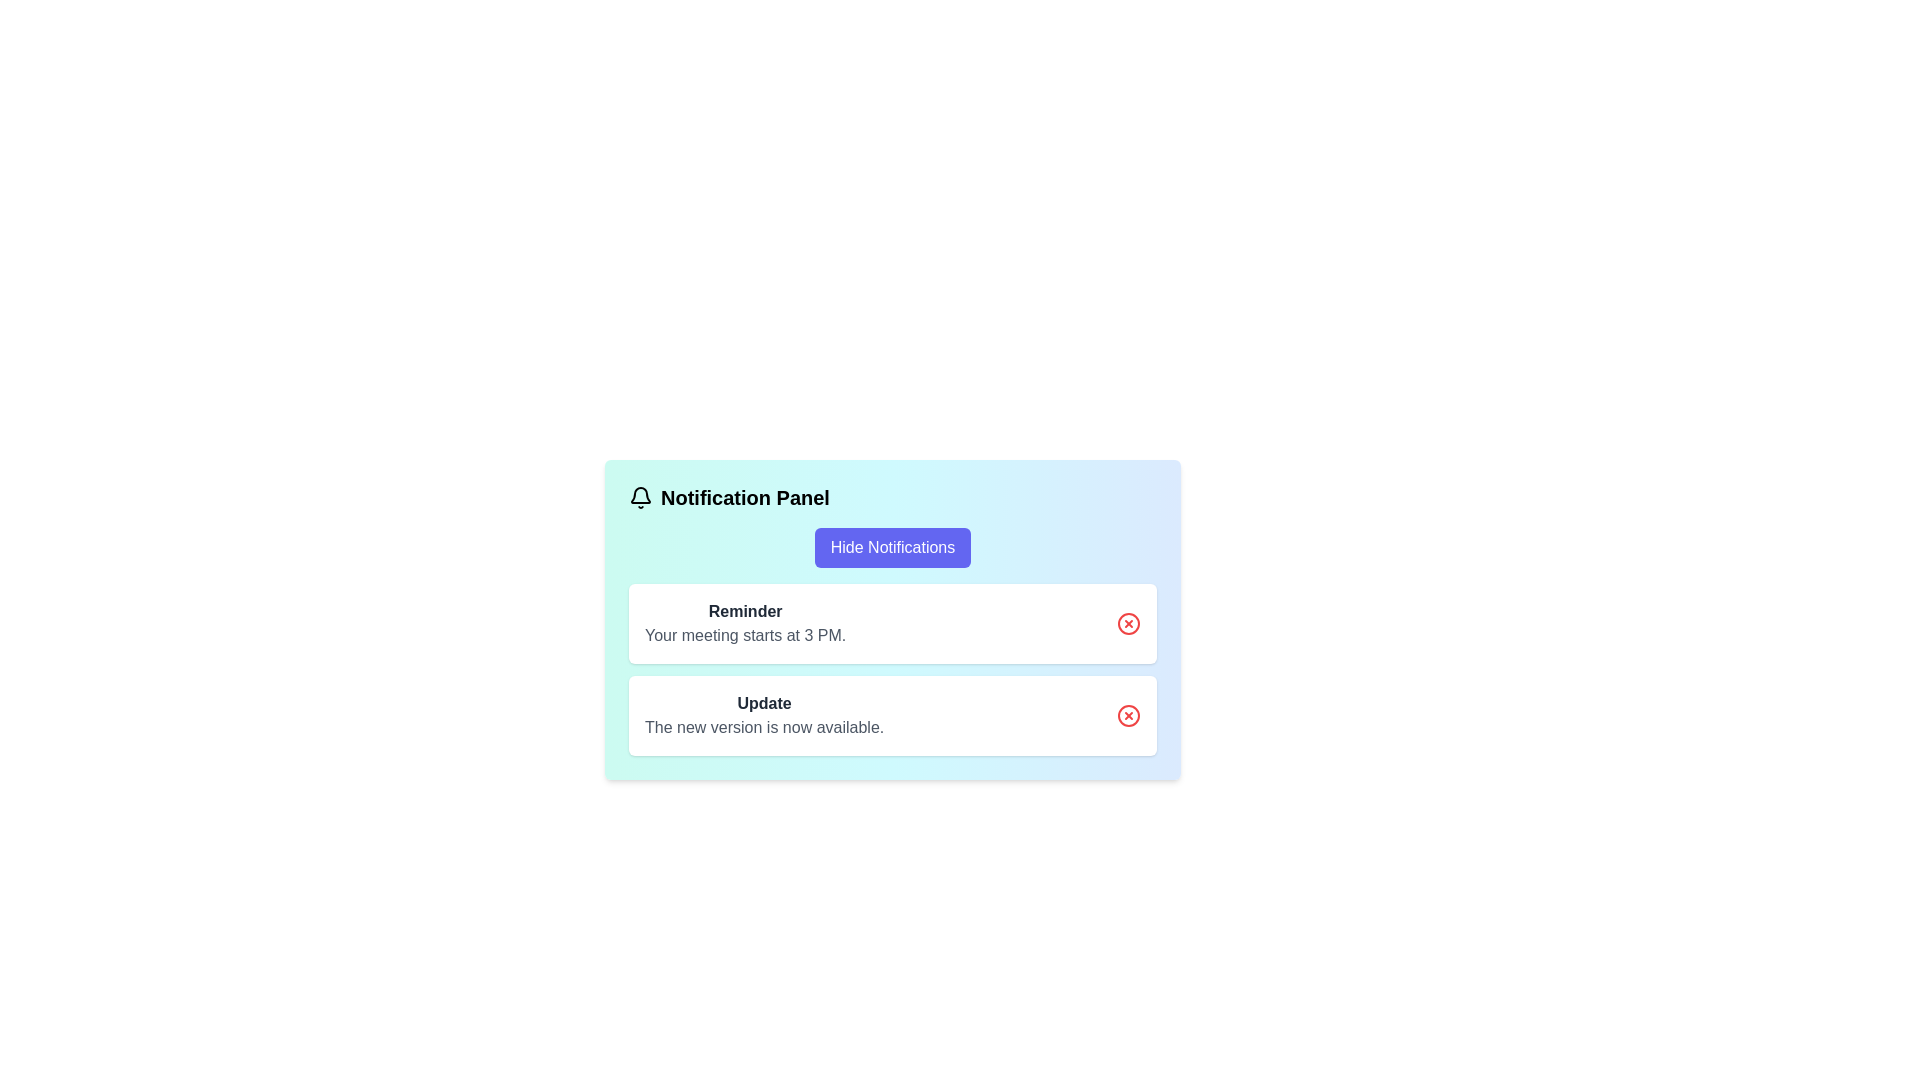 Image resolution: width=1920 pixels, height=1080 pixels. What do you see at coordinates (1128, 623) in the screenshot?
I see `the outer circular boundary of the close button located in the top-right section of the 'Reminder' notification` at bounding box center [1128, 623].